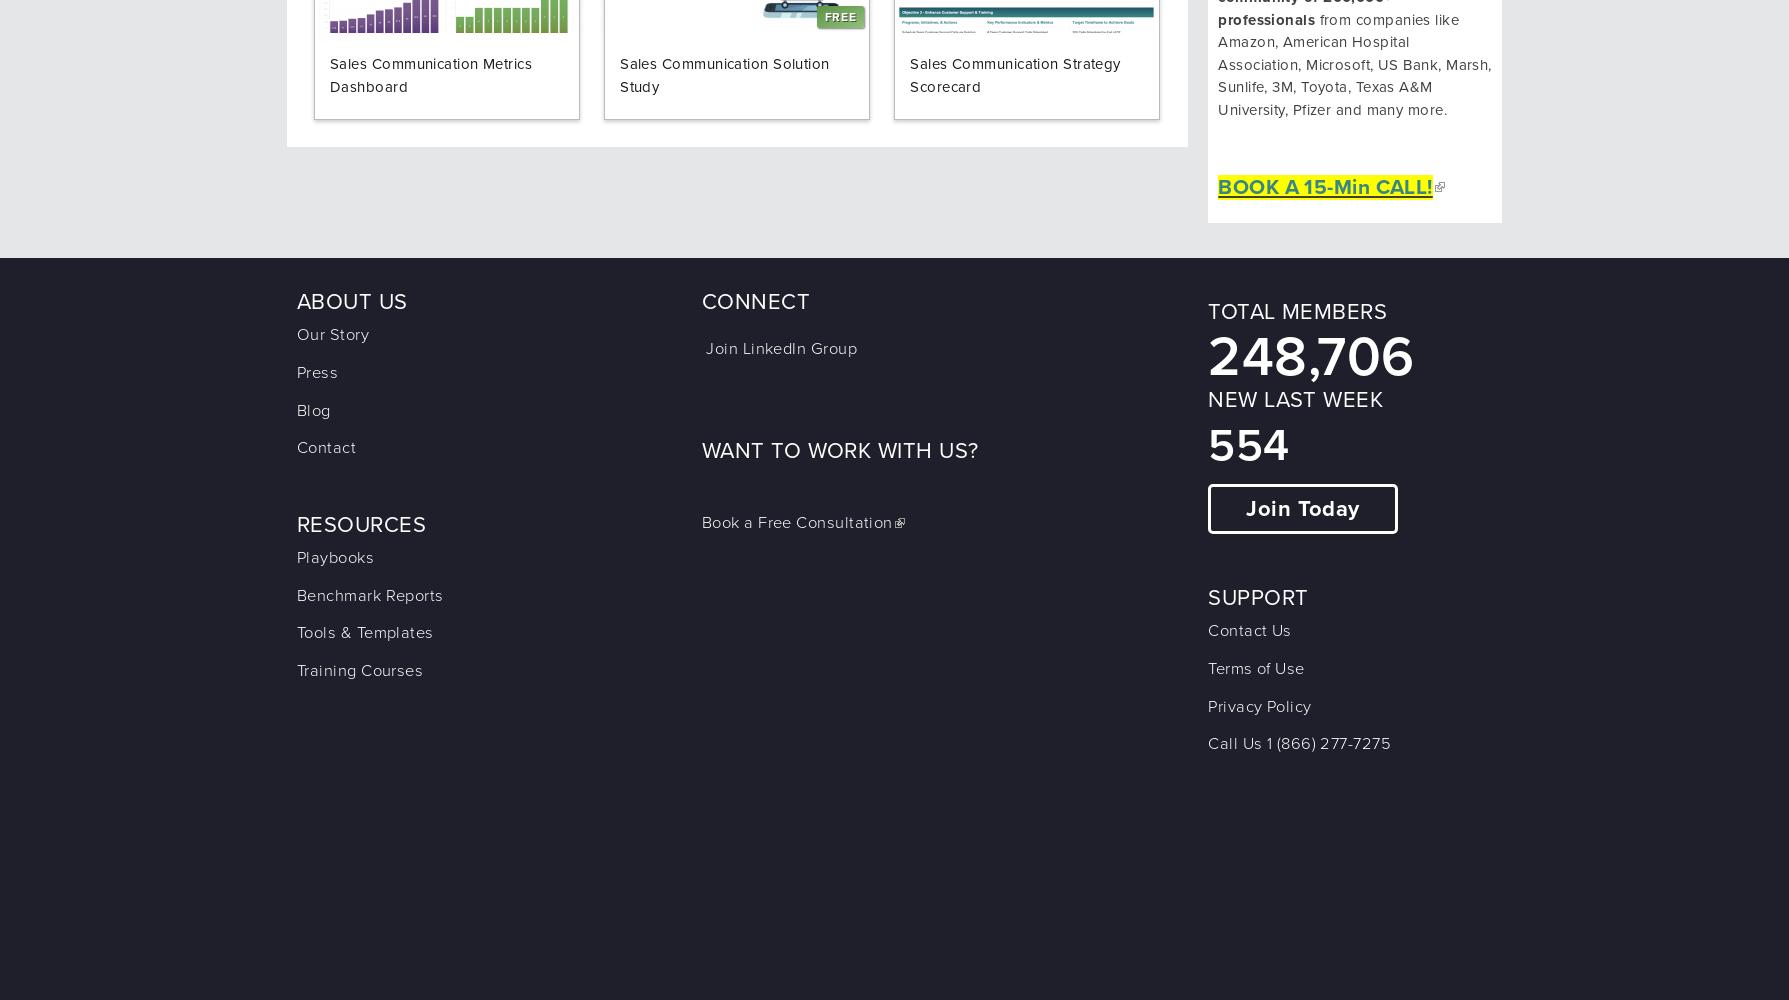  I want to click on 'Our Story', so click(296, 334).